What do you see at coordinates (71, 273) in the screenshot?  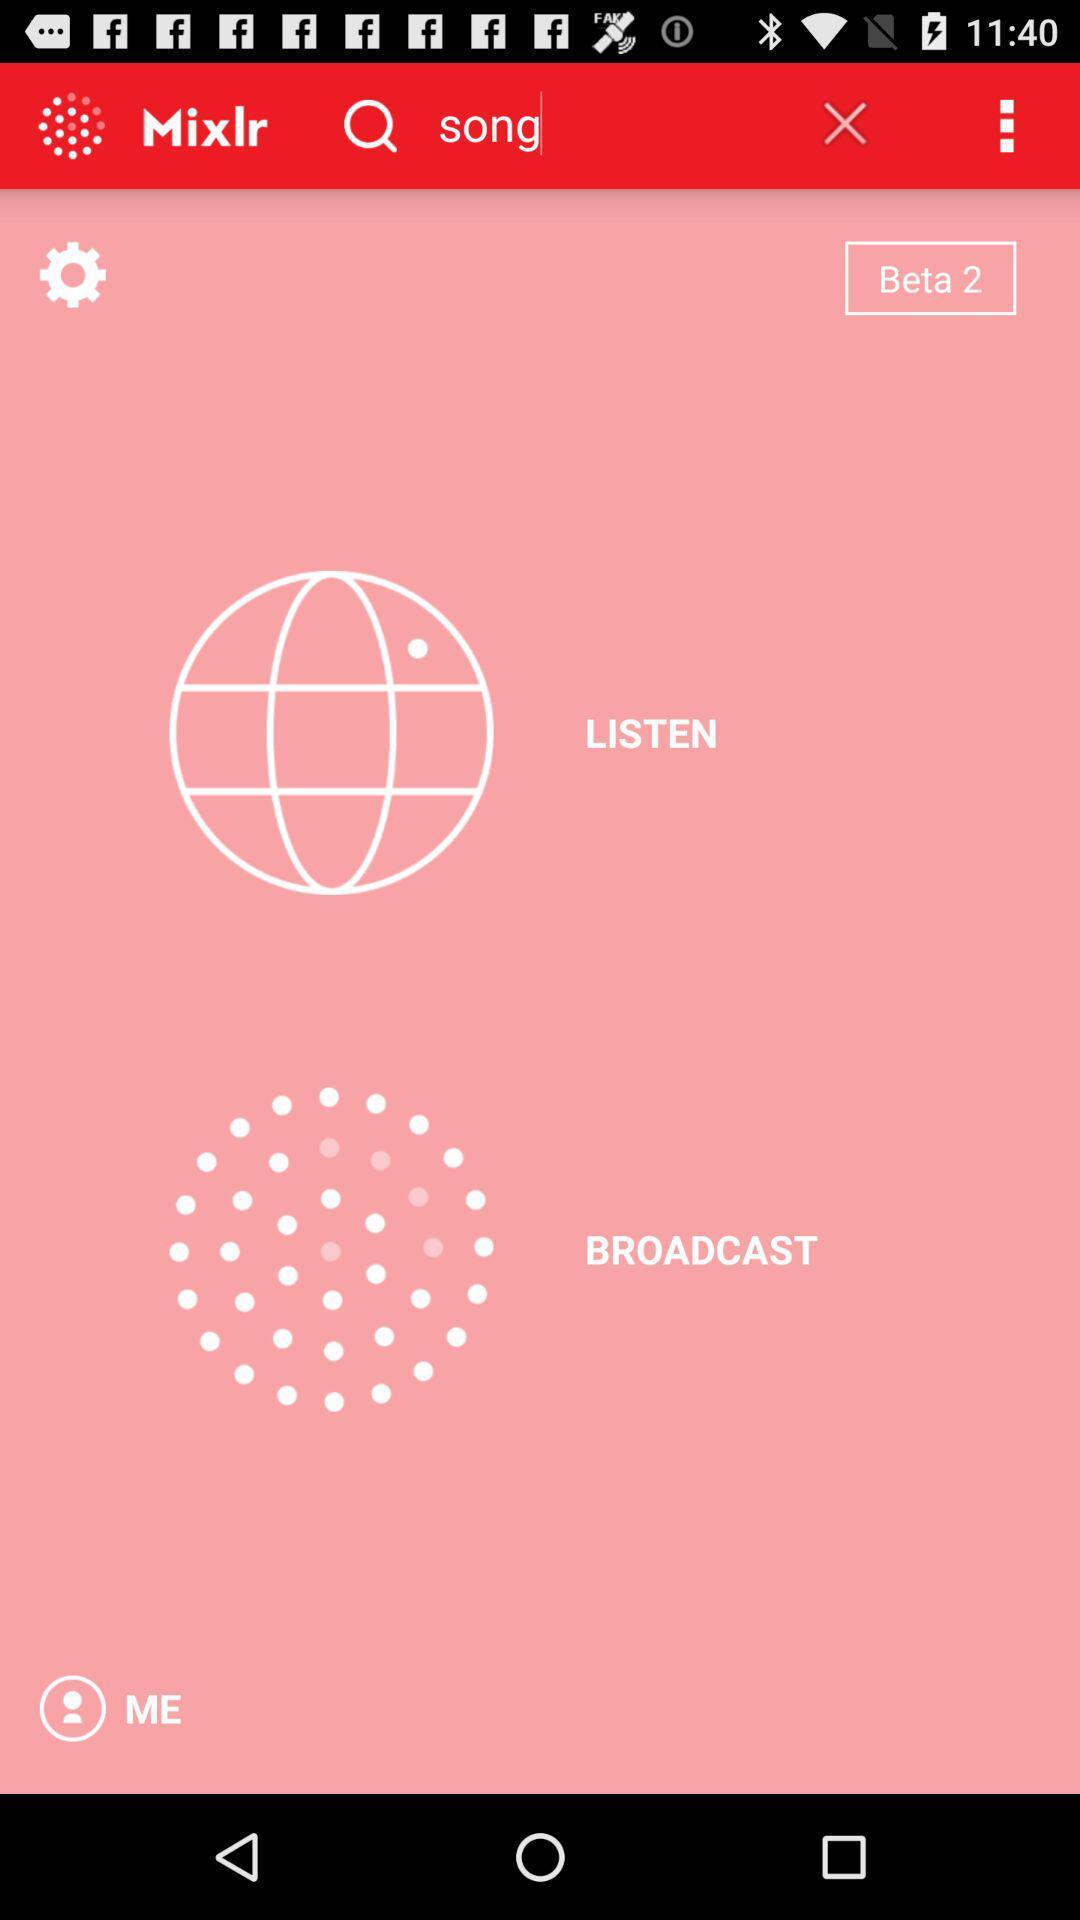 I see `see menu` at bounding box center [71, 273].